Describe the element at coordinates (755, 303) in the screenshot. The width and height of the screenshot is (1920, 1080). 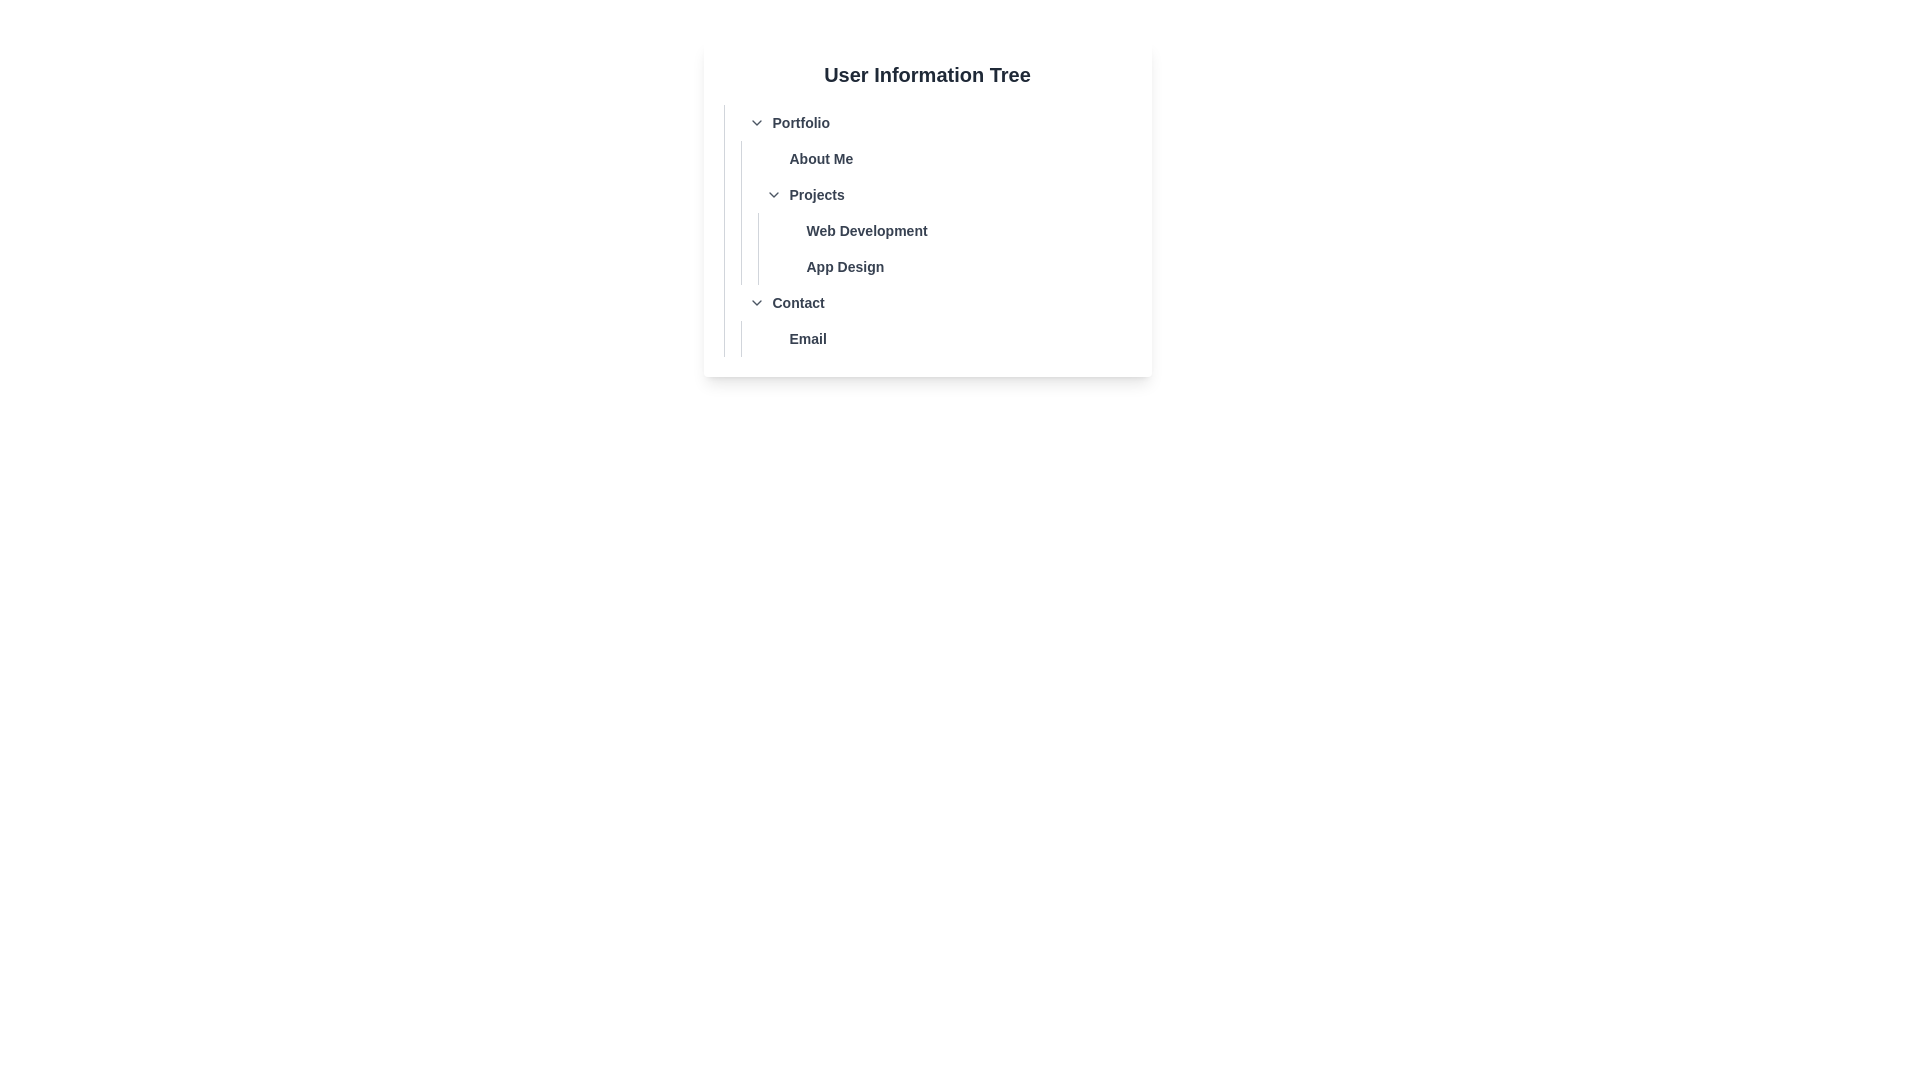
I see `the downward-facing chevron icon that serves as a dropdown indicator located to the left of the 'Contact' text` at that location.